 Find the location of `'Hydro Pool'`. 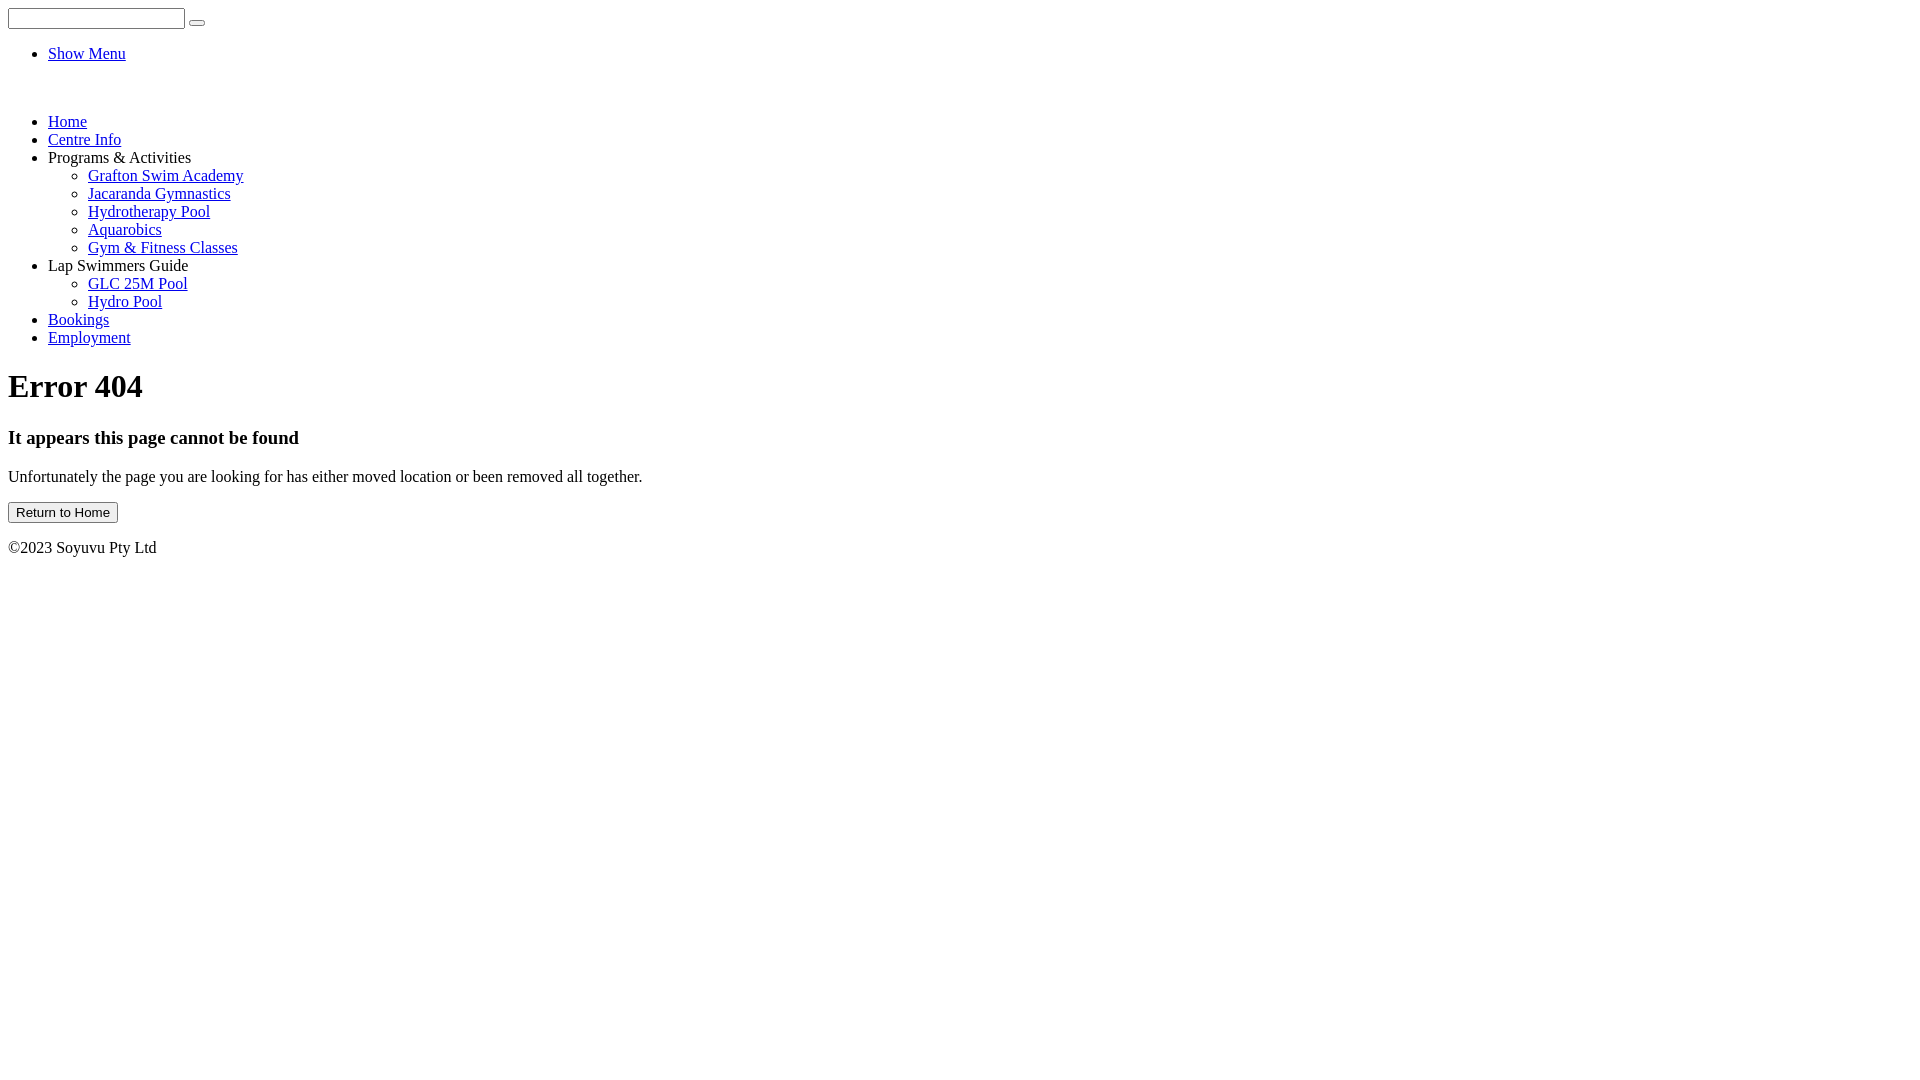

'Hydro Pool' is located at coordinates (123, 301).